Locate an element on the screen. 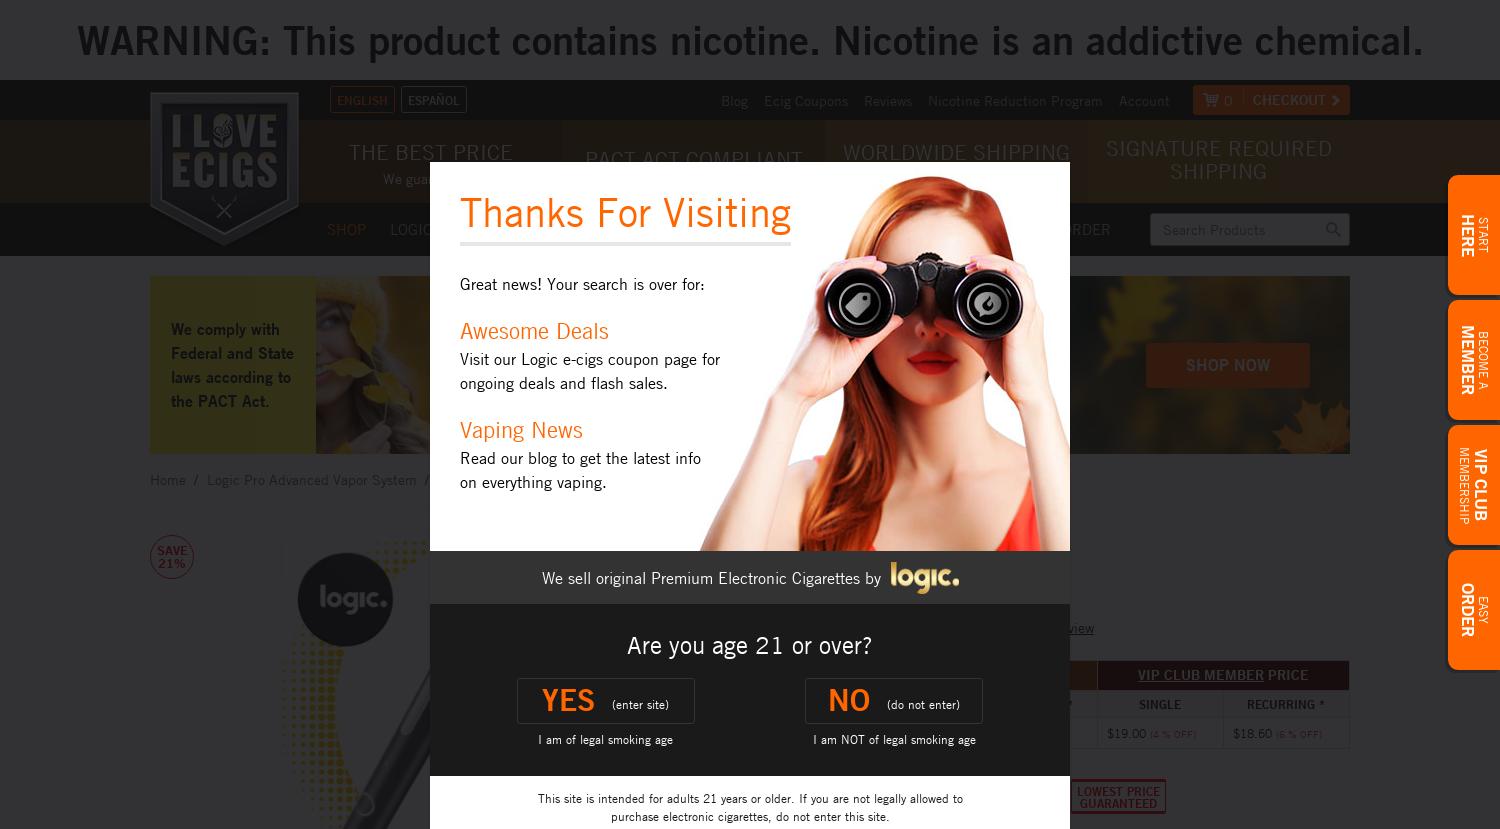 This screenshot has width=1500, height=829. 'Worldwide shipping' is located at coordinates (840, 152).